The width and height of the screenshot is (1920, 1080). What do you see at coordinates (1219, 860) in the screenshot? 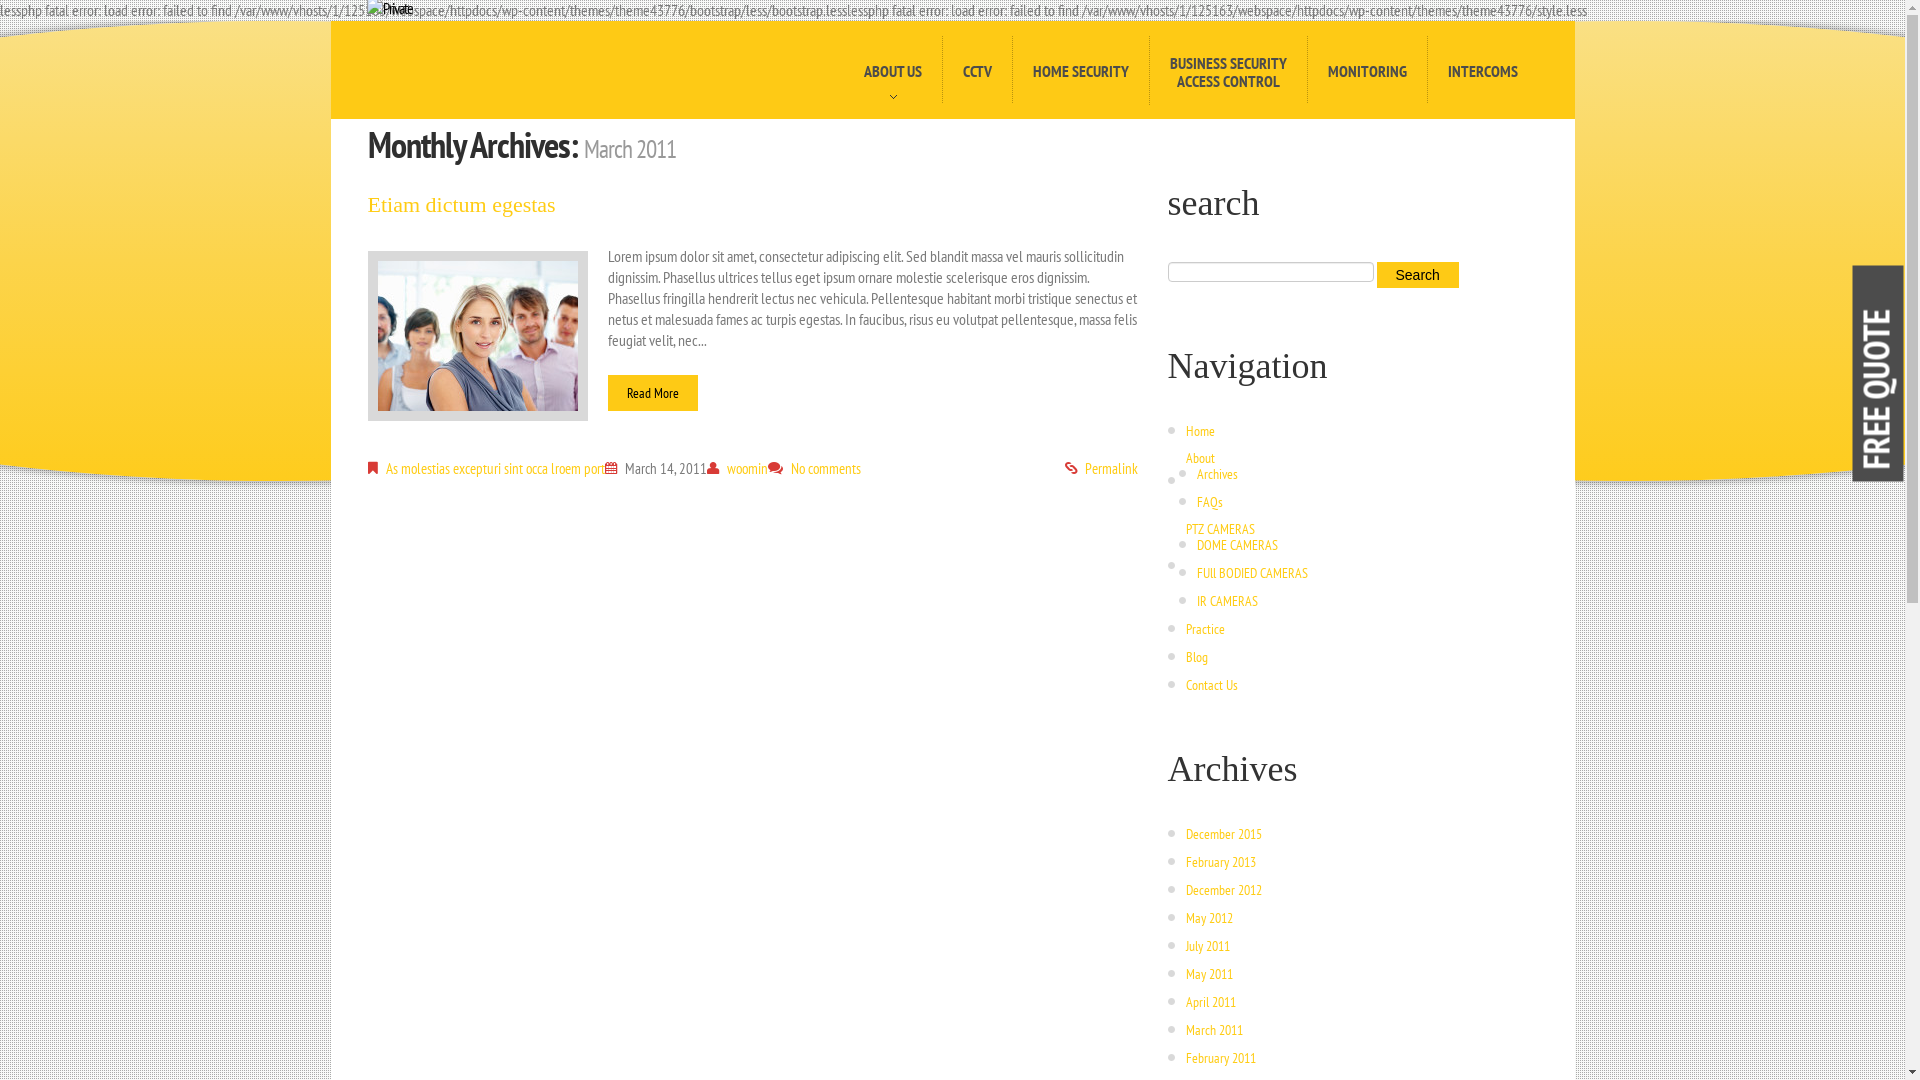
I see `'February 2013'` at bounding box center [1219, 860].